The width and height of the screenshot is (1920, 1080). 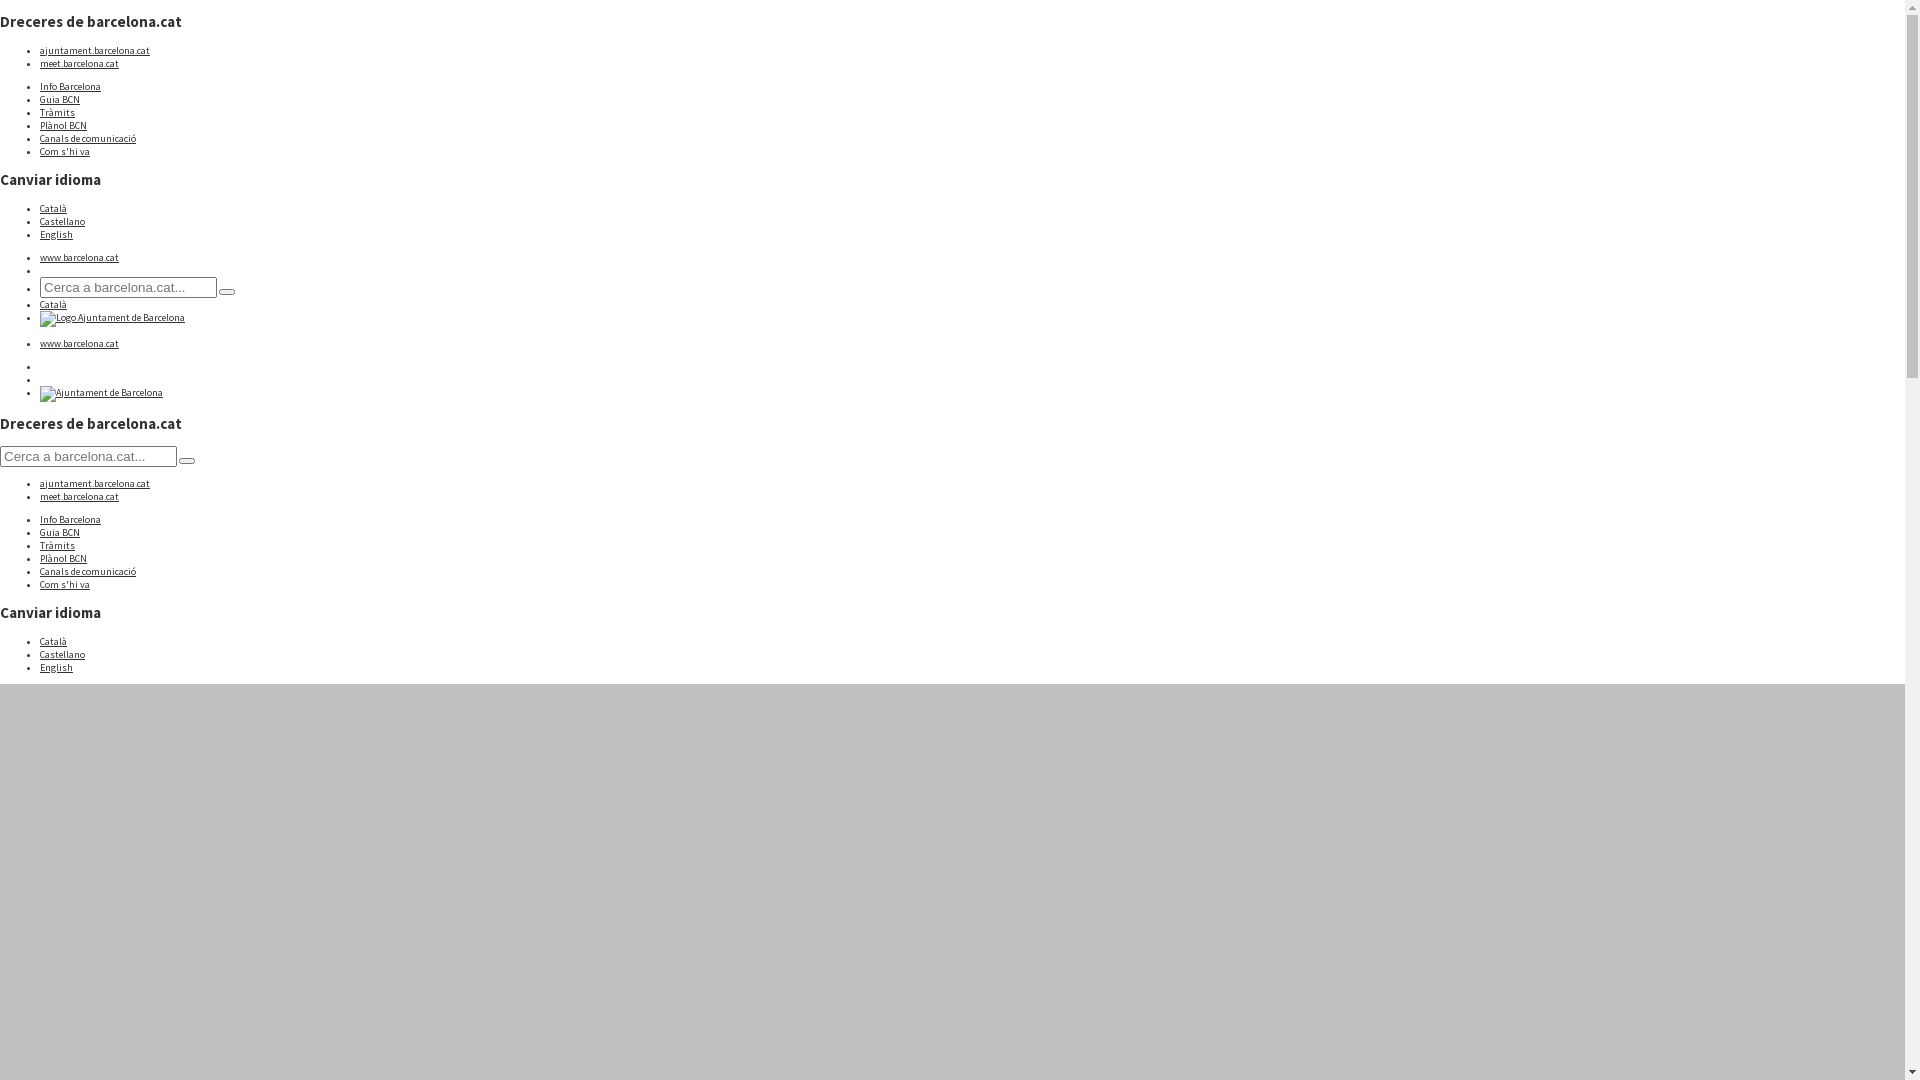 What do you see at coordinates (62, 654) in the screenshot?
I see `'Castellano'` at bounding box center [62, 654].